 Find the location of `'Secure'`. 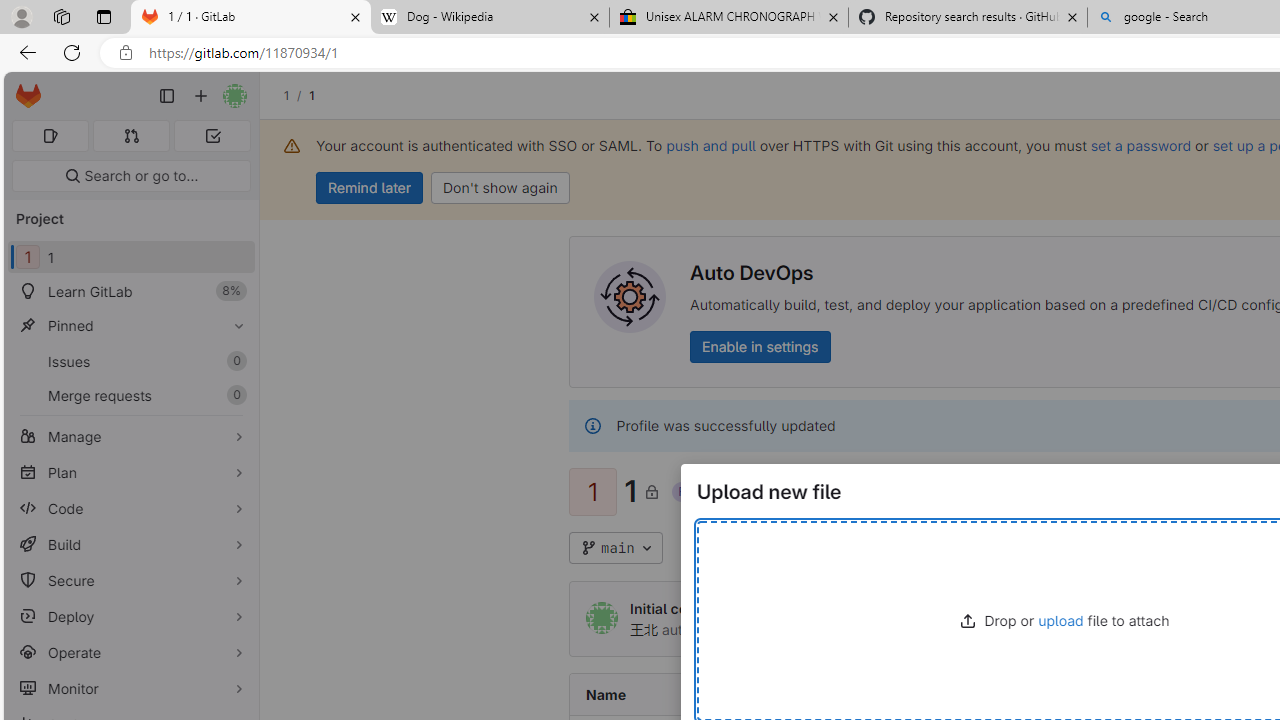

'Secure' is located at coordinates (130, 580).